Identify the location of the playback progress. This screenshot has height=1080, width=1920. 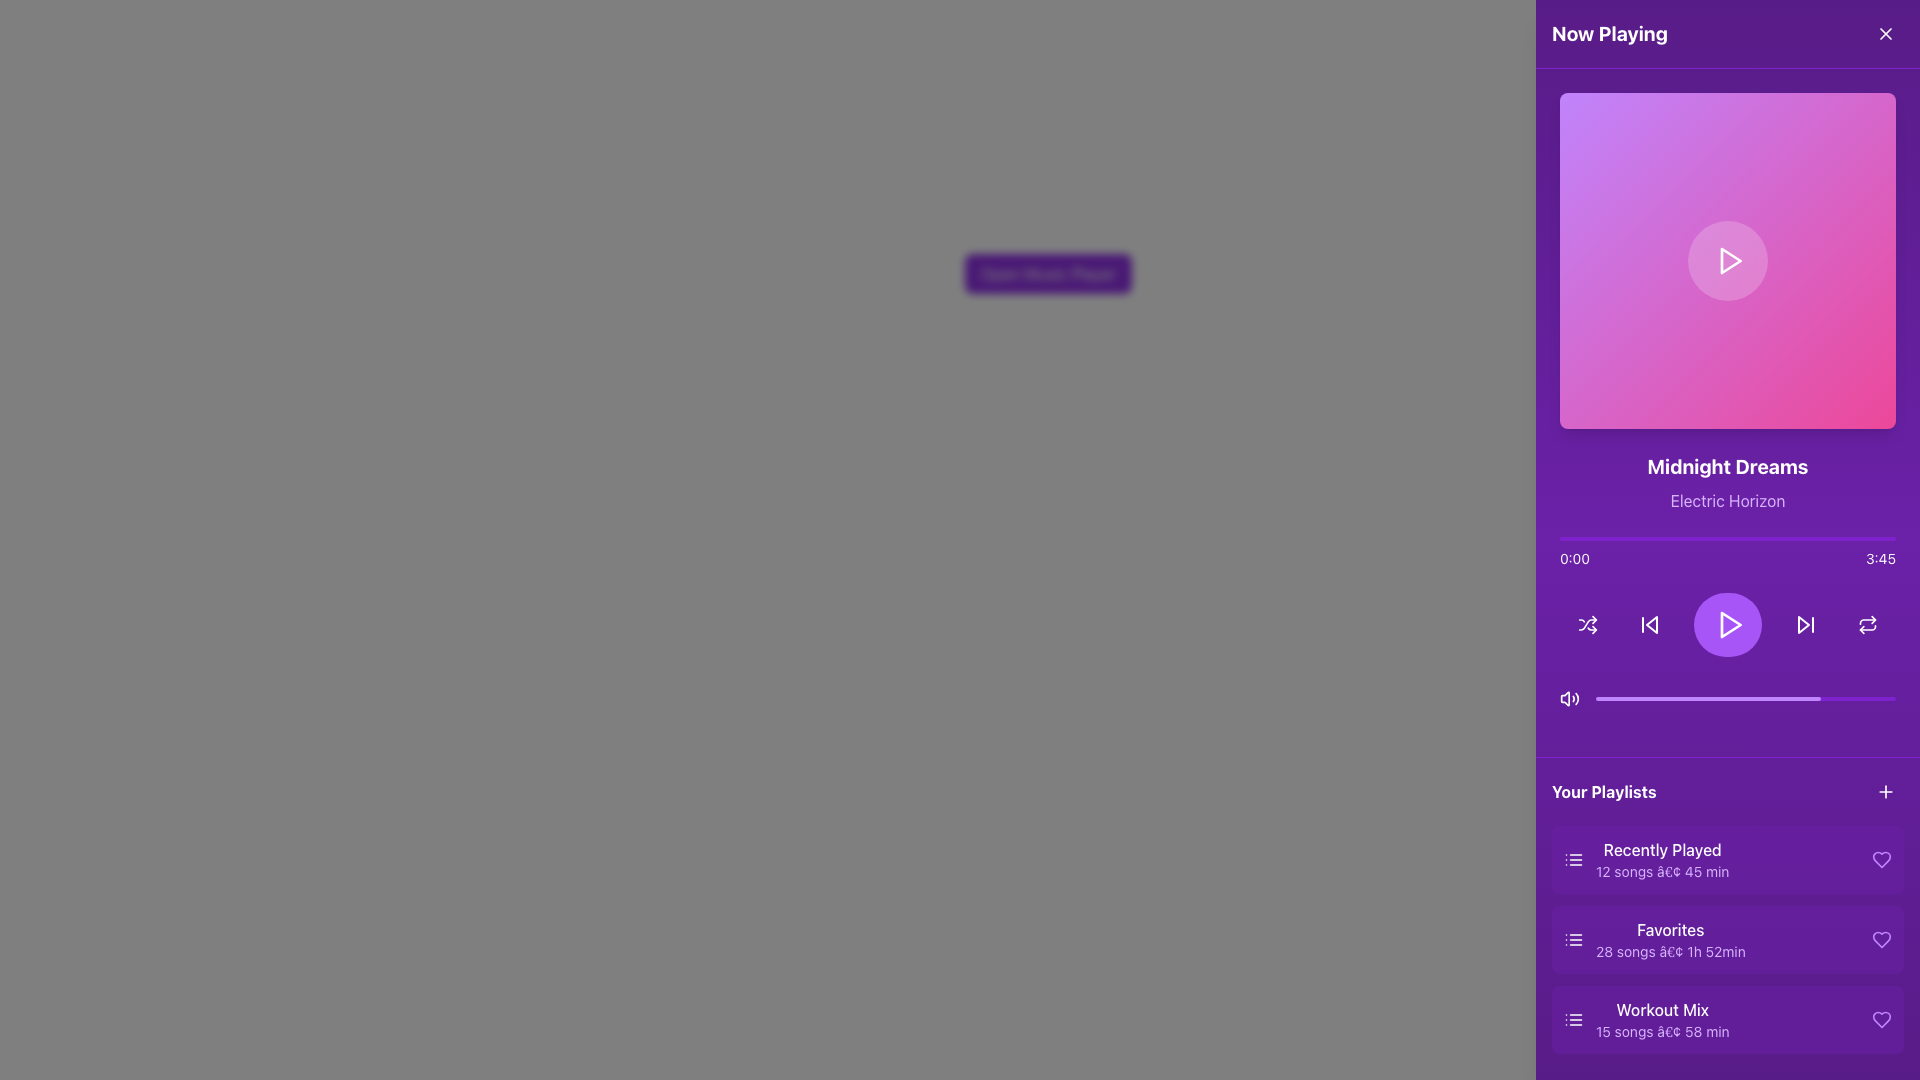
(1766, 697).